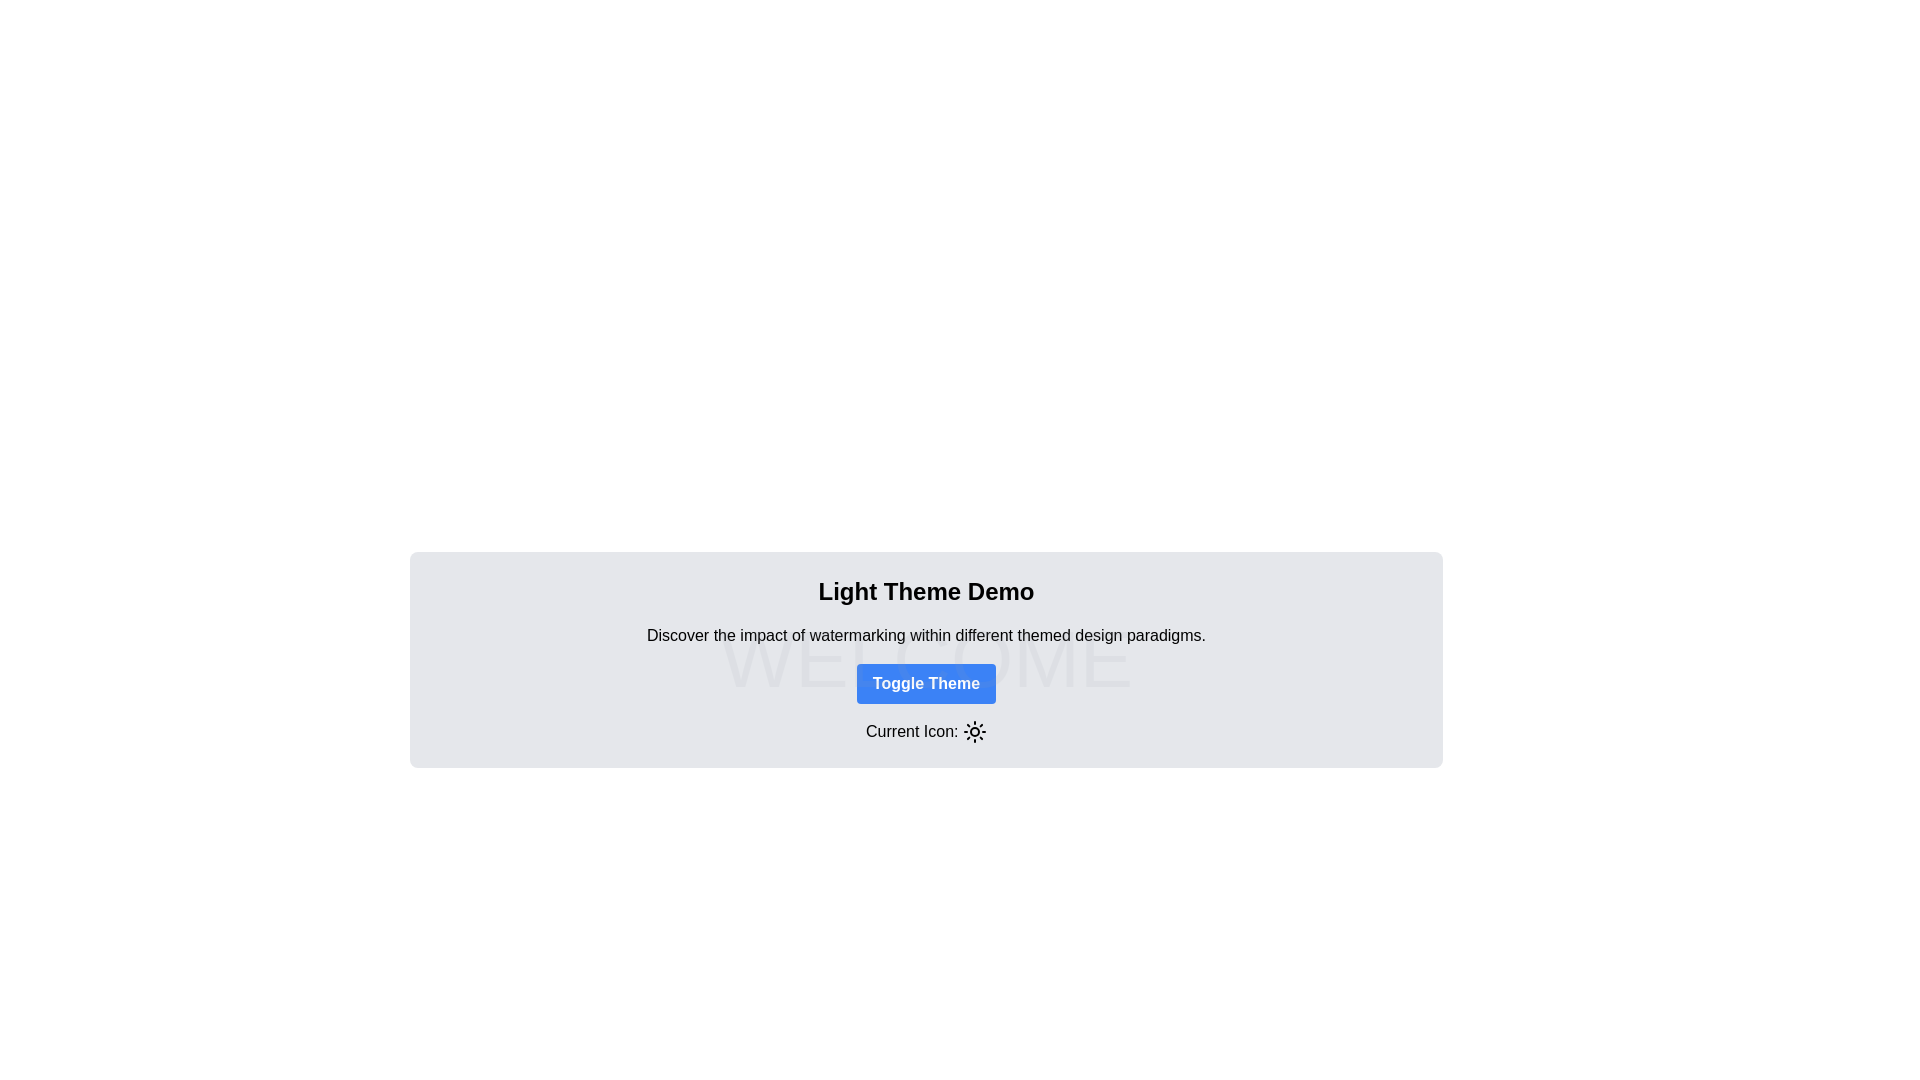  I want to click on the label indicating the currently selected theme icon, labeled 'Current Icon:', so click(925, 731).